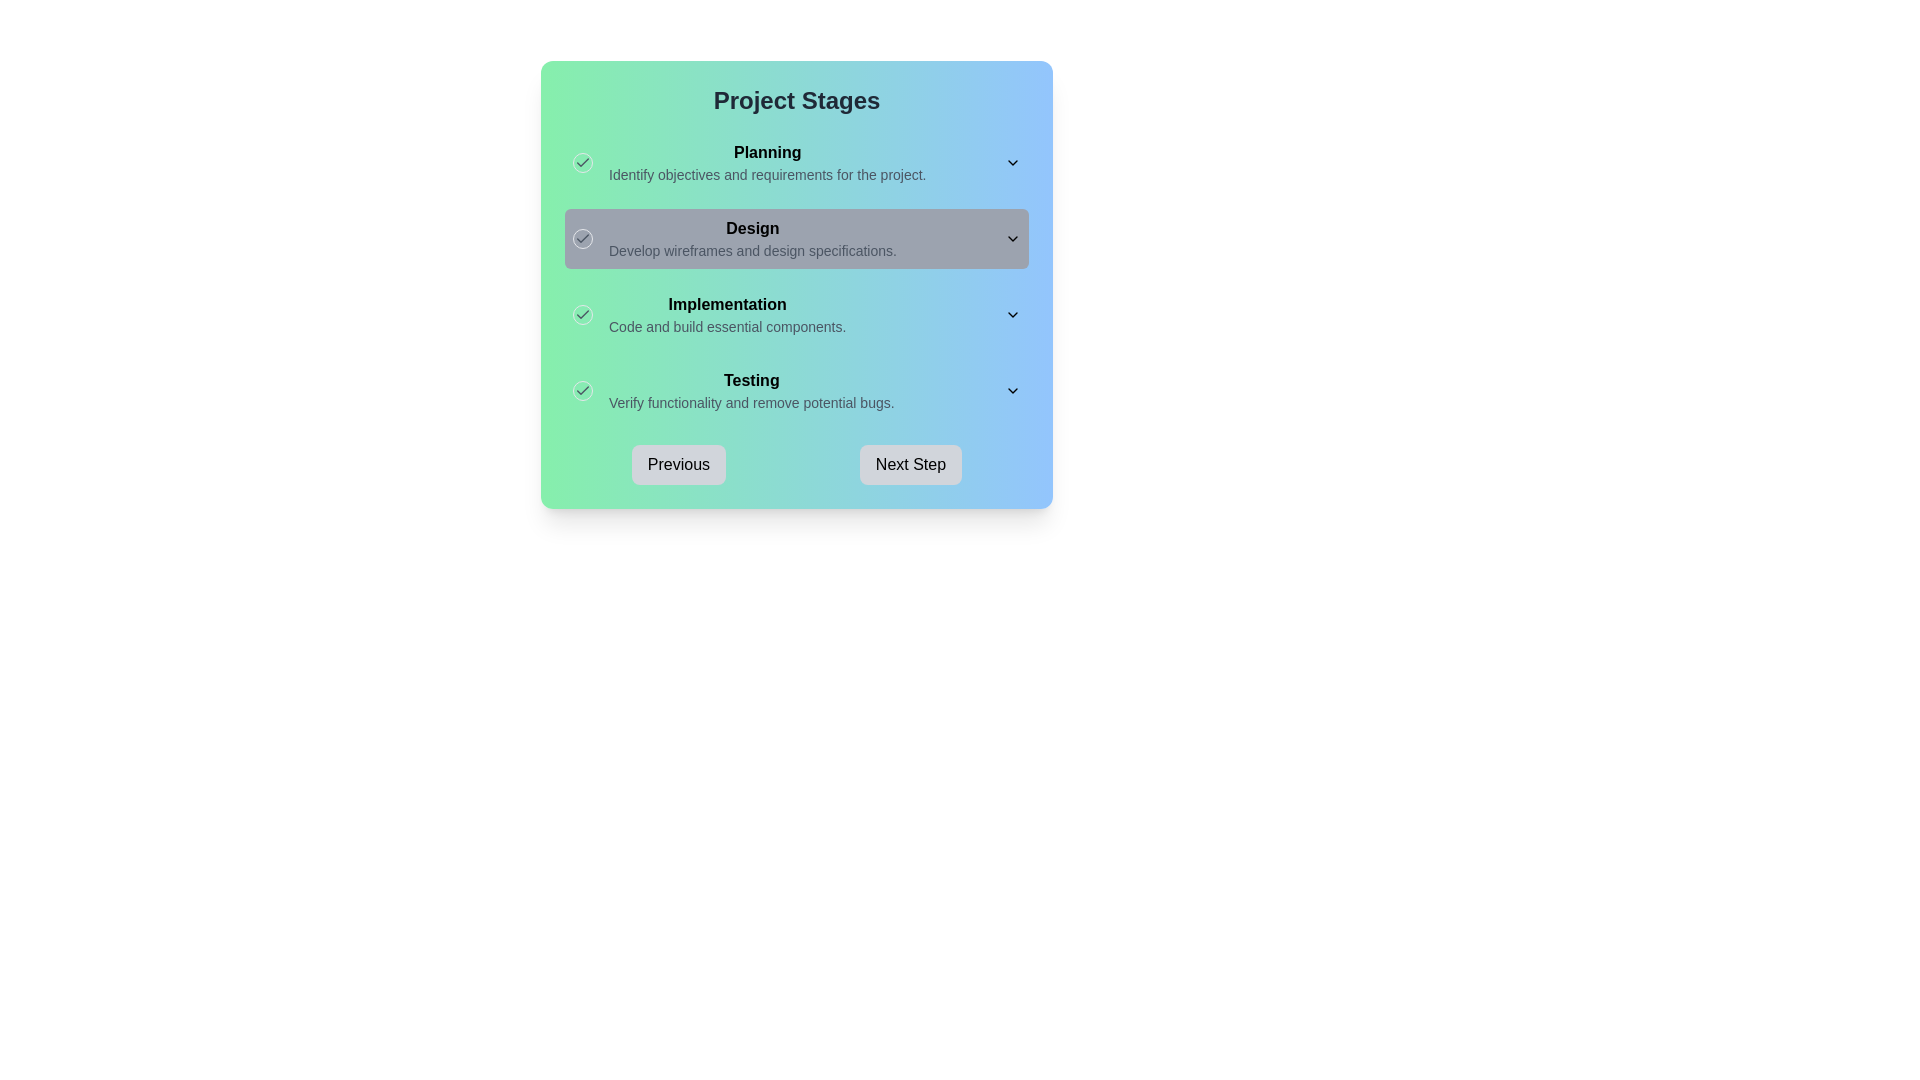 The width and height of the screenshot is (1920, 1080). Describe the element at coordinates (726, 304) in the screenshot. I see `the text label displaying 'Implementation', which is in bold font and serves as the title of a project stage element` at that location.